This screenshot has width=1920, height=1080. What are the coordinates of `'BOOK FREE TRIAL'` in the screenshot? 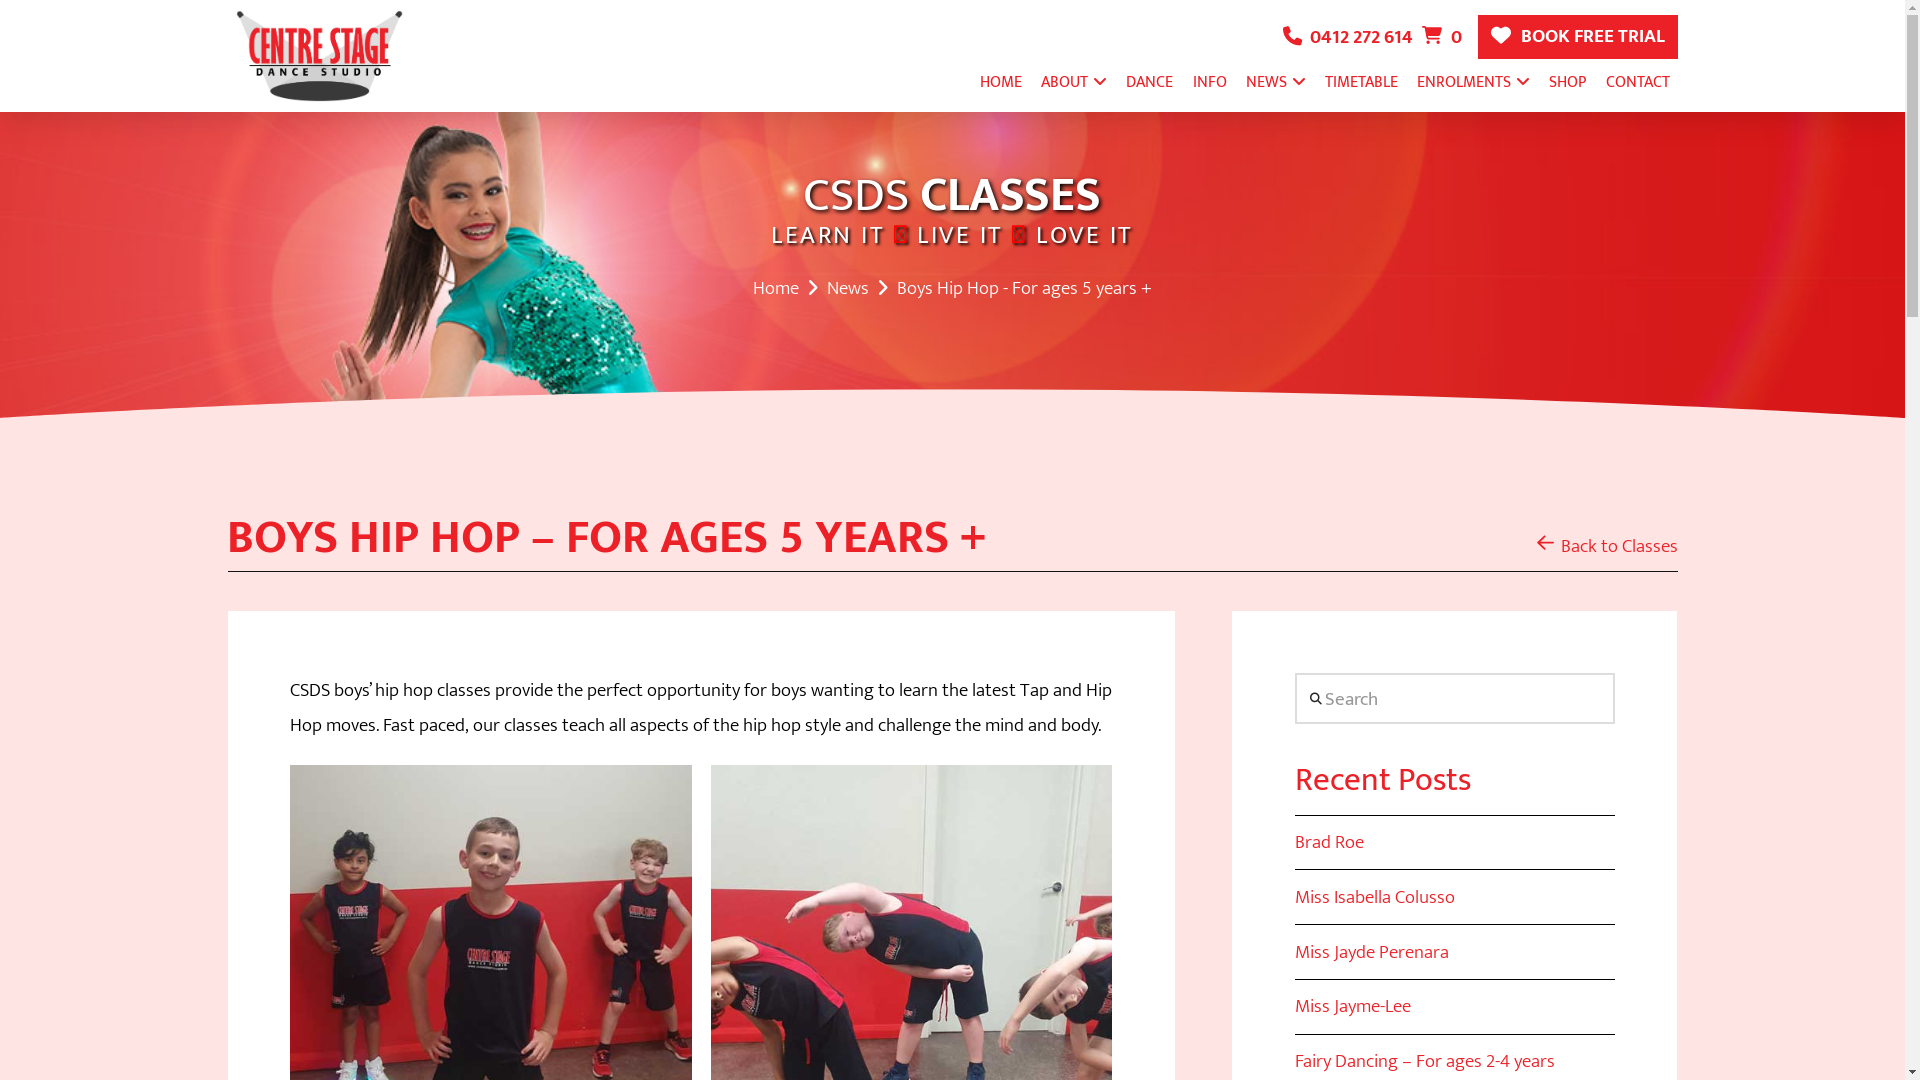 It's located at (1577, 37).